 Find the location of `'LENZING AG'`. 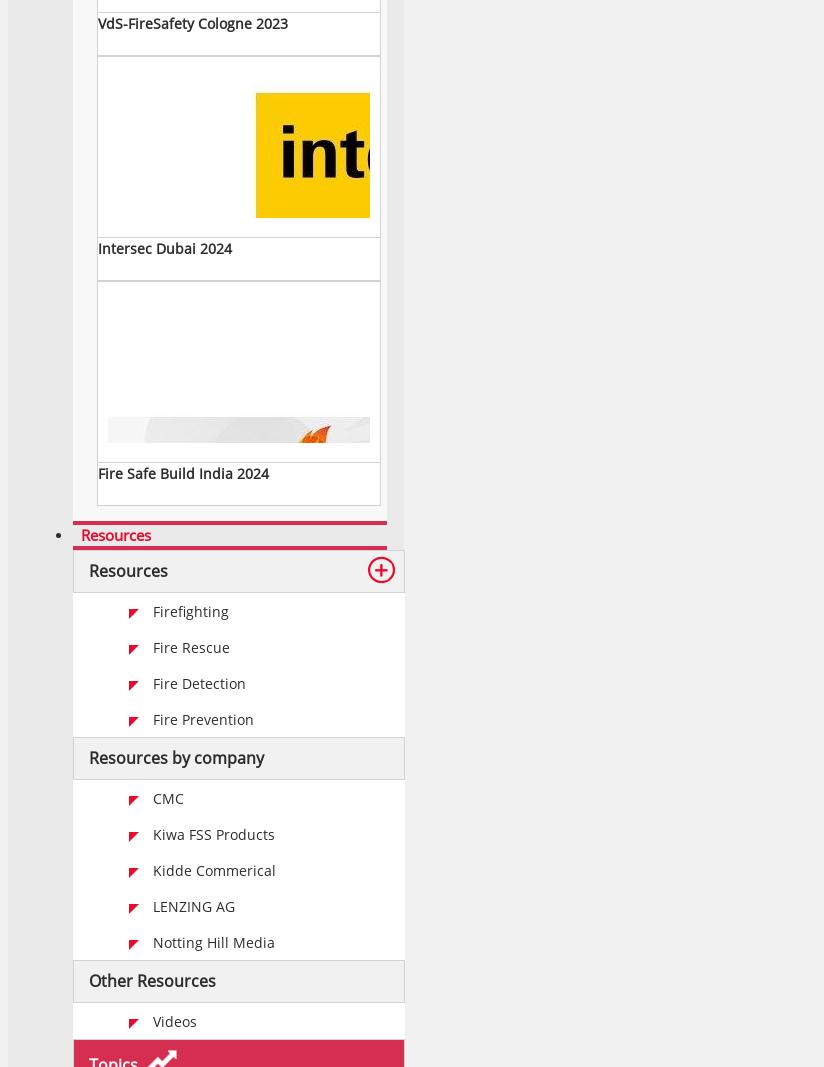

'LENZING AG' is located at coordinates (152, 906).